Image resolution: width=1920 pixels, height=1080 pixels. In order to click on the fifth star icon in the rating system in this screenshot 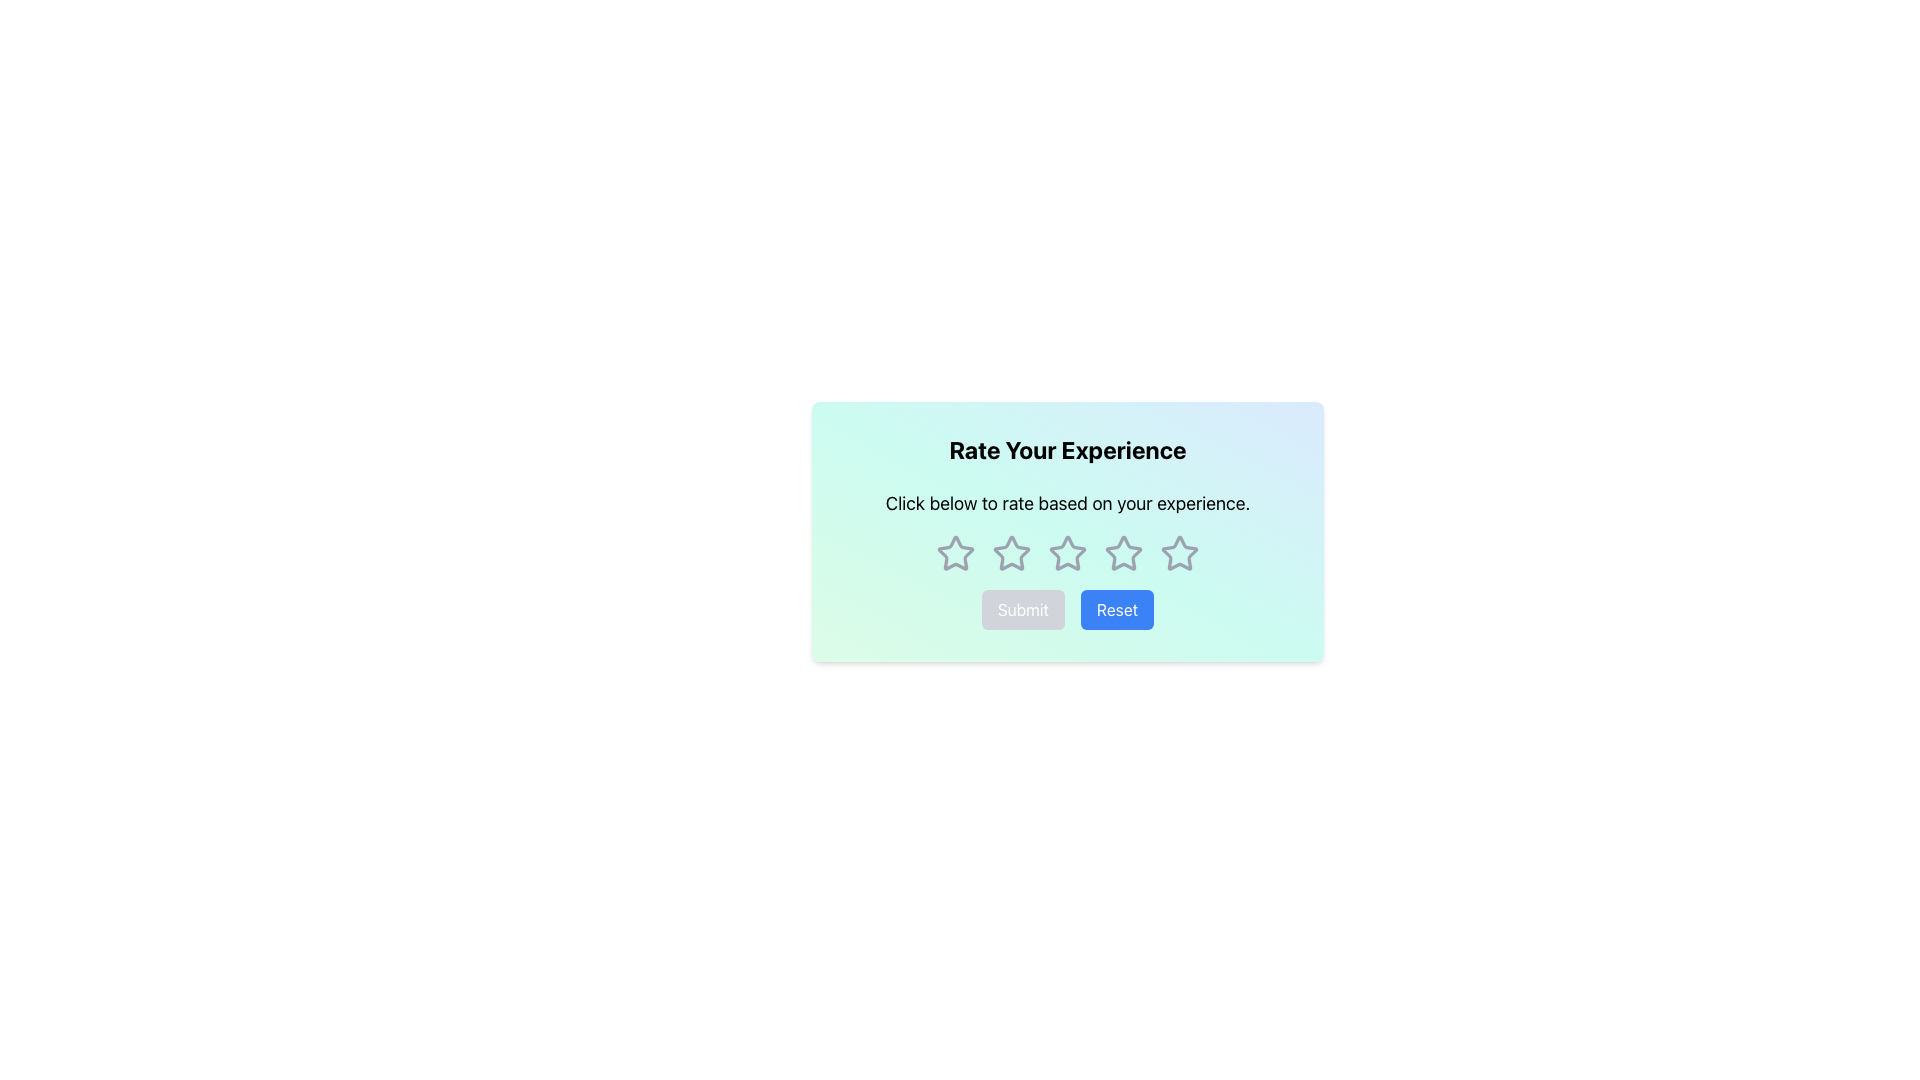, I will do `click(1179, 552)`.